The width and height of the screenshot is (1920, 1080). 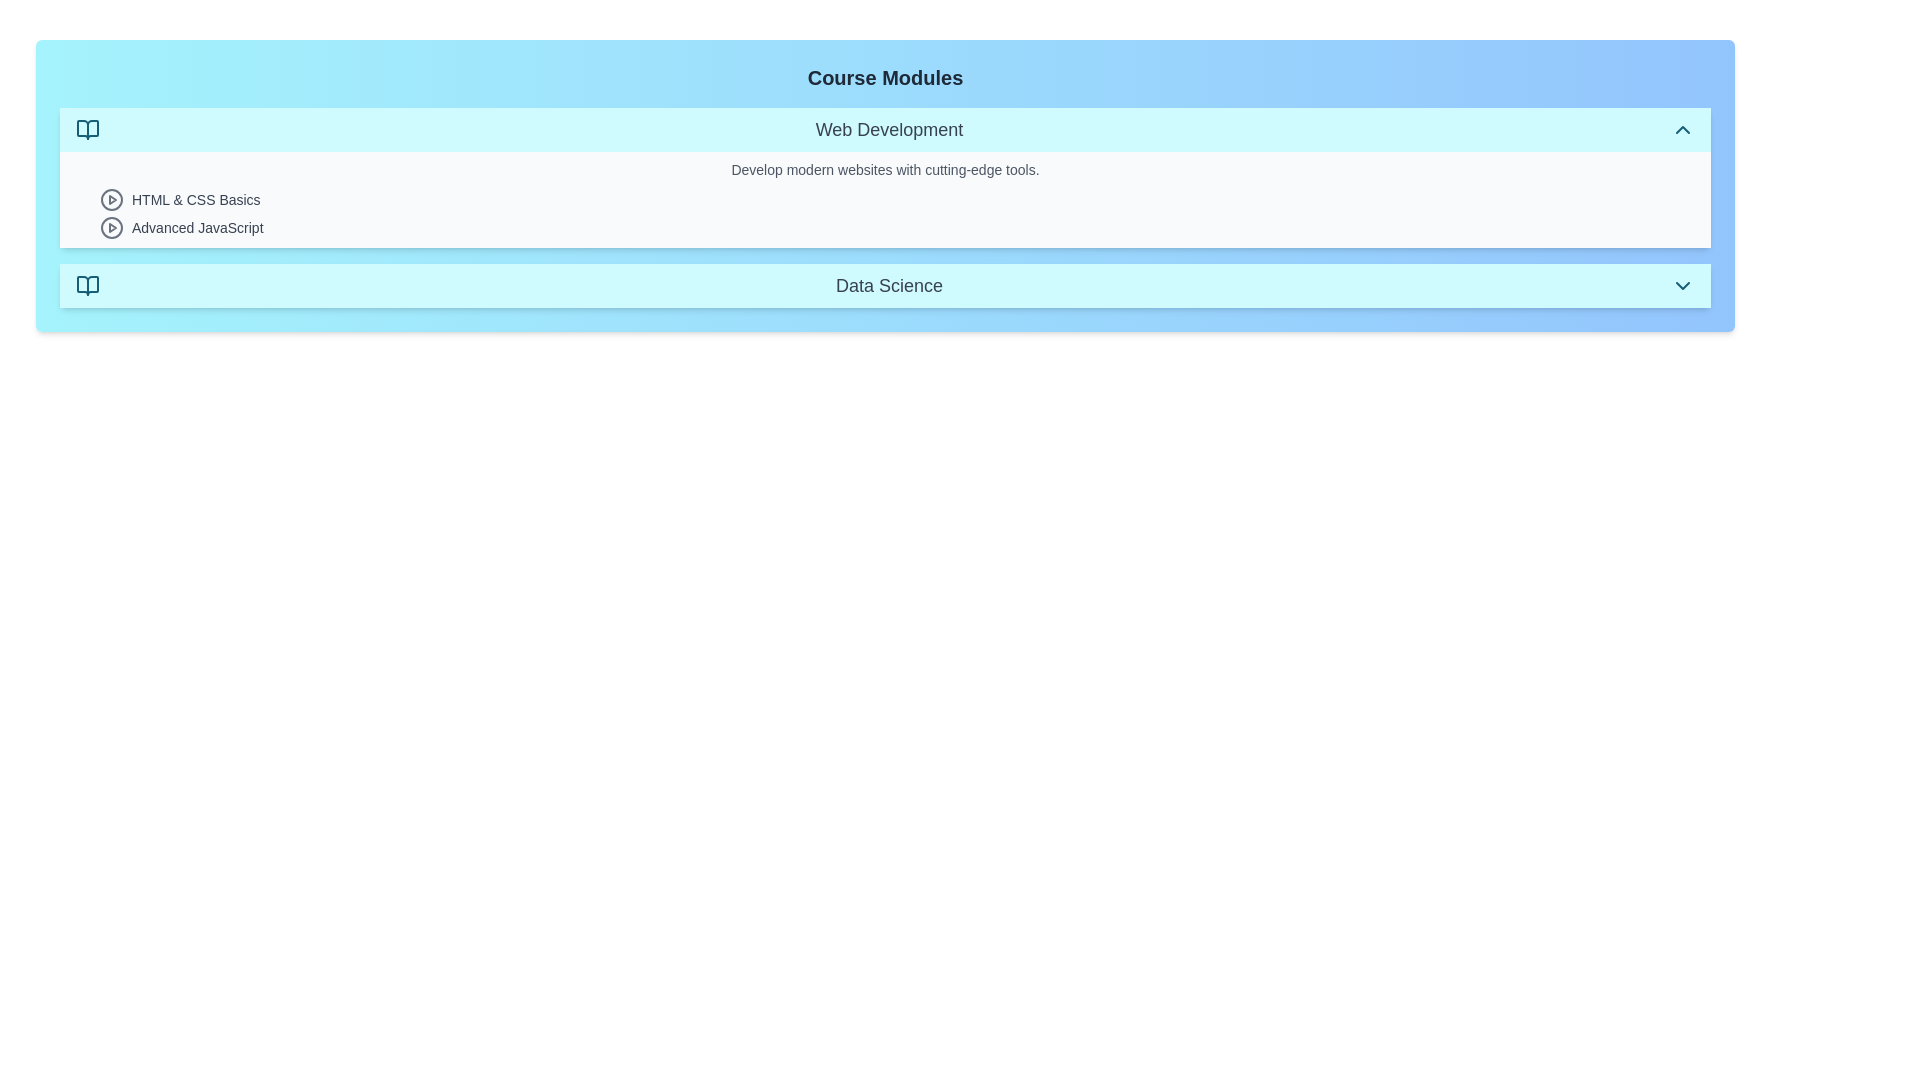 I want to click on the Collapsible header labeled 'Data Science' with a light cyan background, so click(x=884, y=285).